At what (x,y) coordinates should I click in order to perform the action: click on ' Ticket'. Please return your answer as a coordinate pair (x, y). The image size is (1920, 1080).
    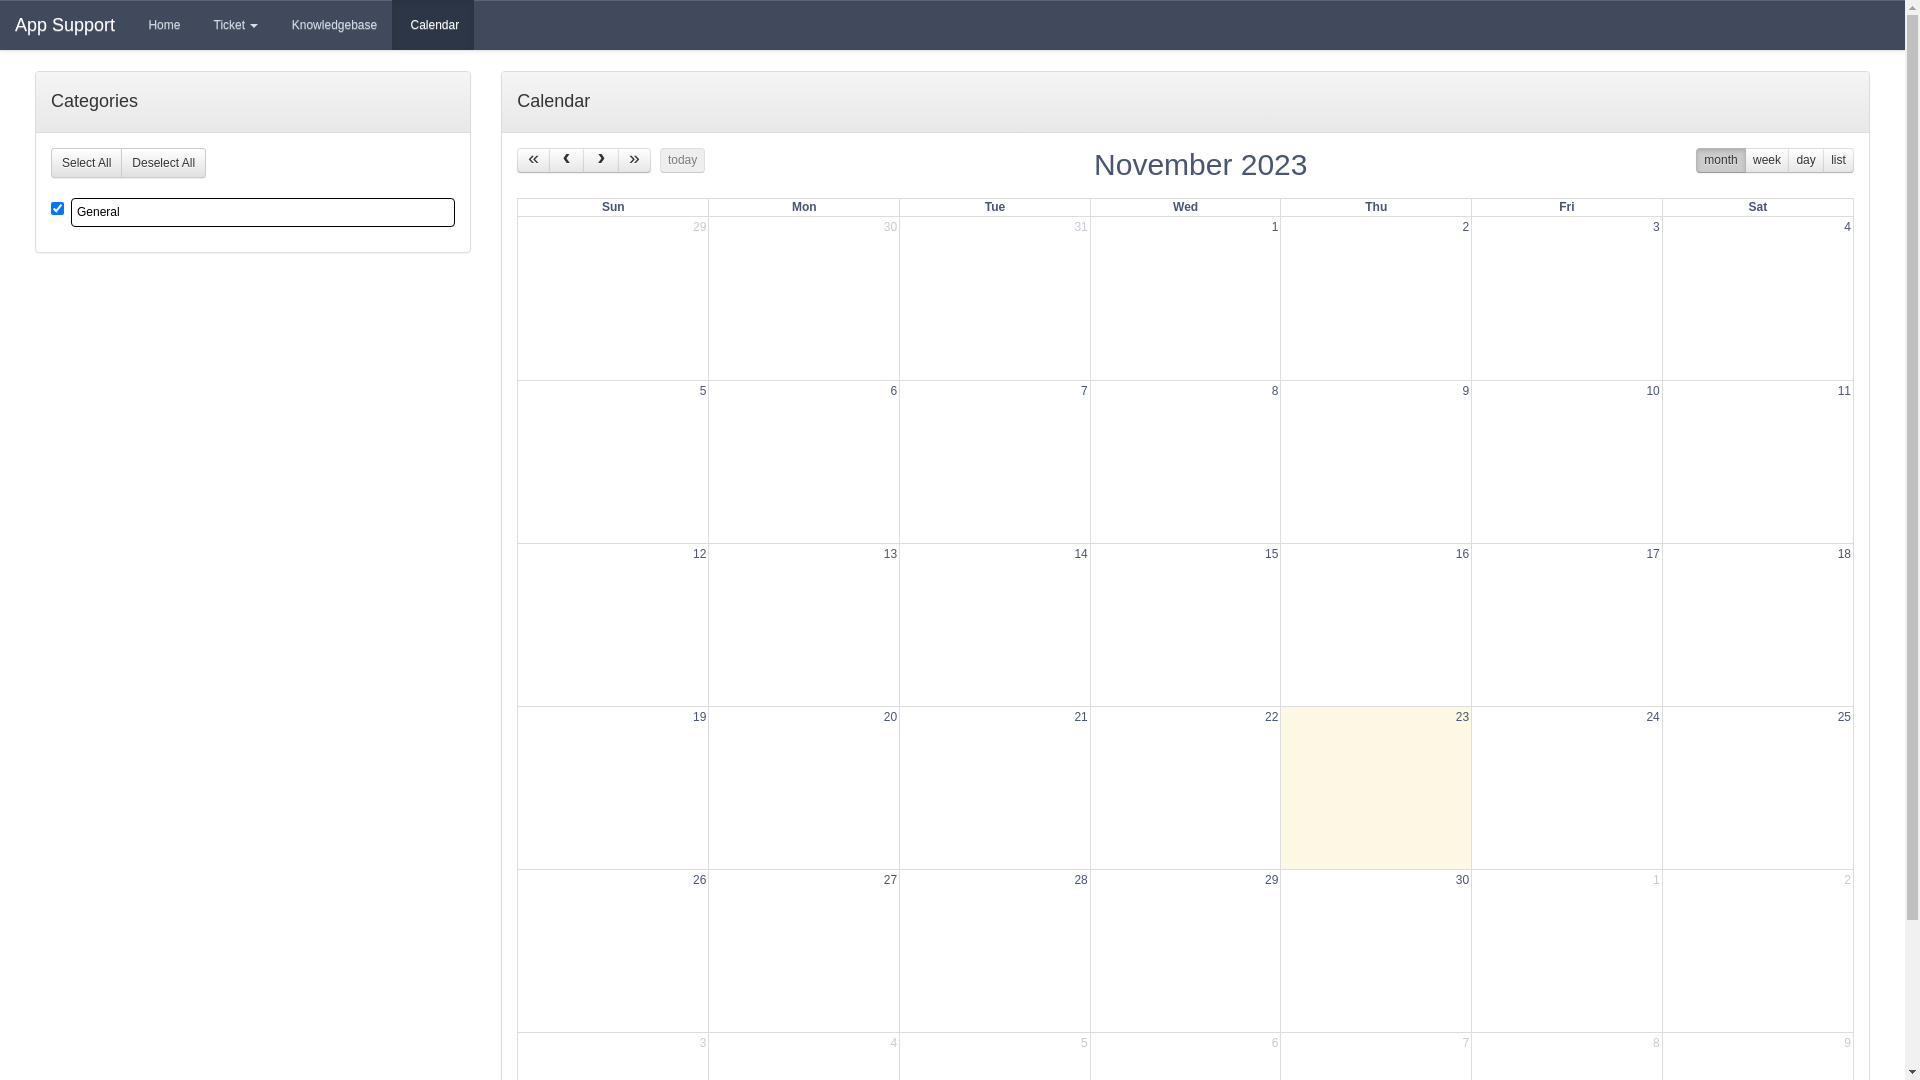
    Looking at the image, I should click on (234, 24).